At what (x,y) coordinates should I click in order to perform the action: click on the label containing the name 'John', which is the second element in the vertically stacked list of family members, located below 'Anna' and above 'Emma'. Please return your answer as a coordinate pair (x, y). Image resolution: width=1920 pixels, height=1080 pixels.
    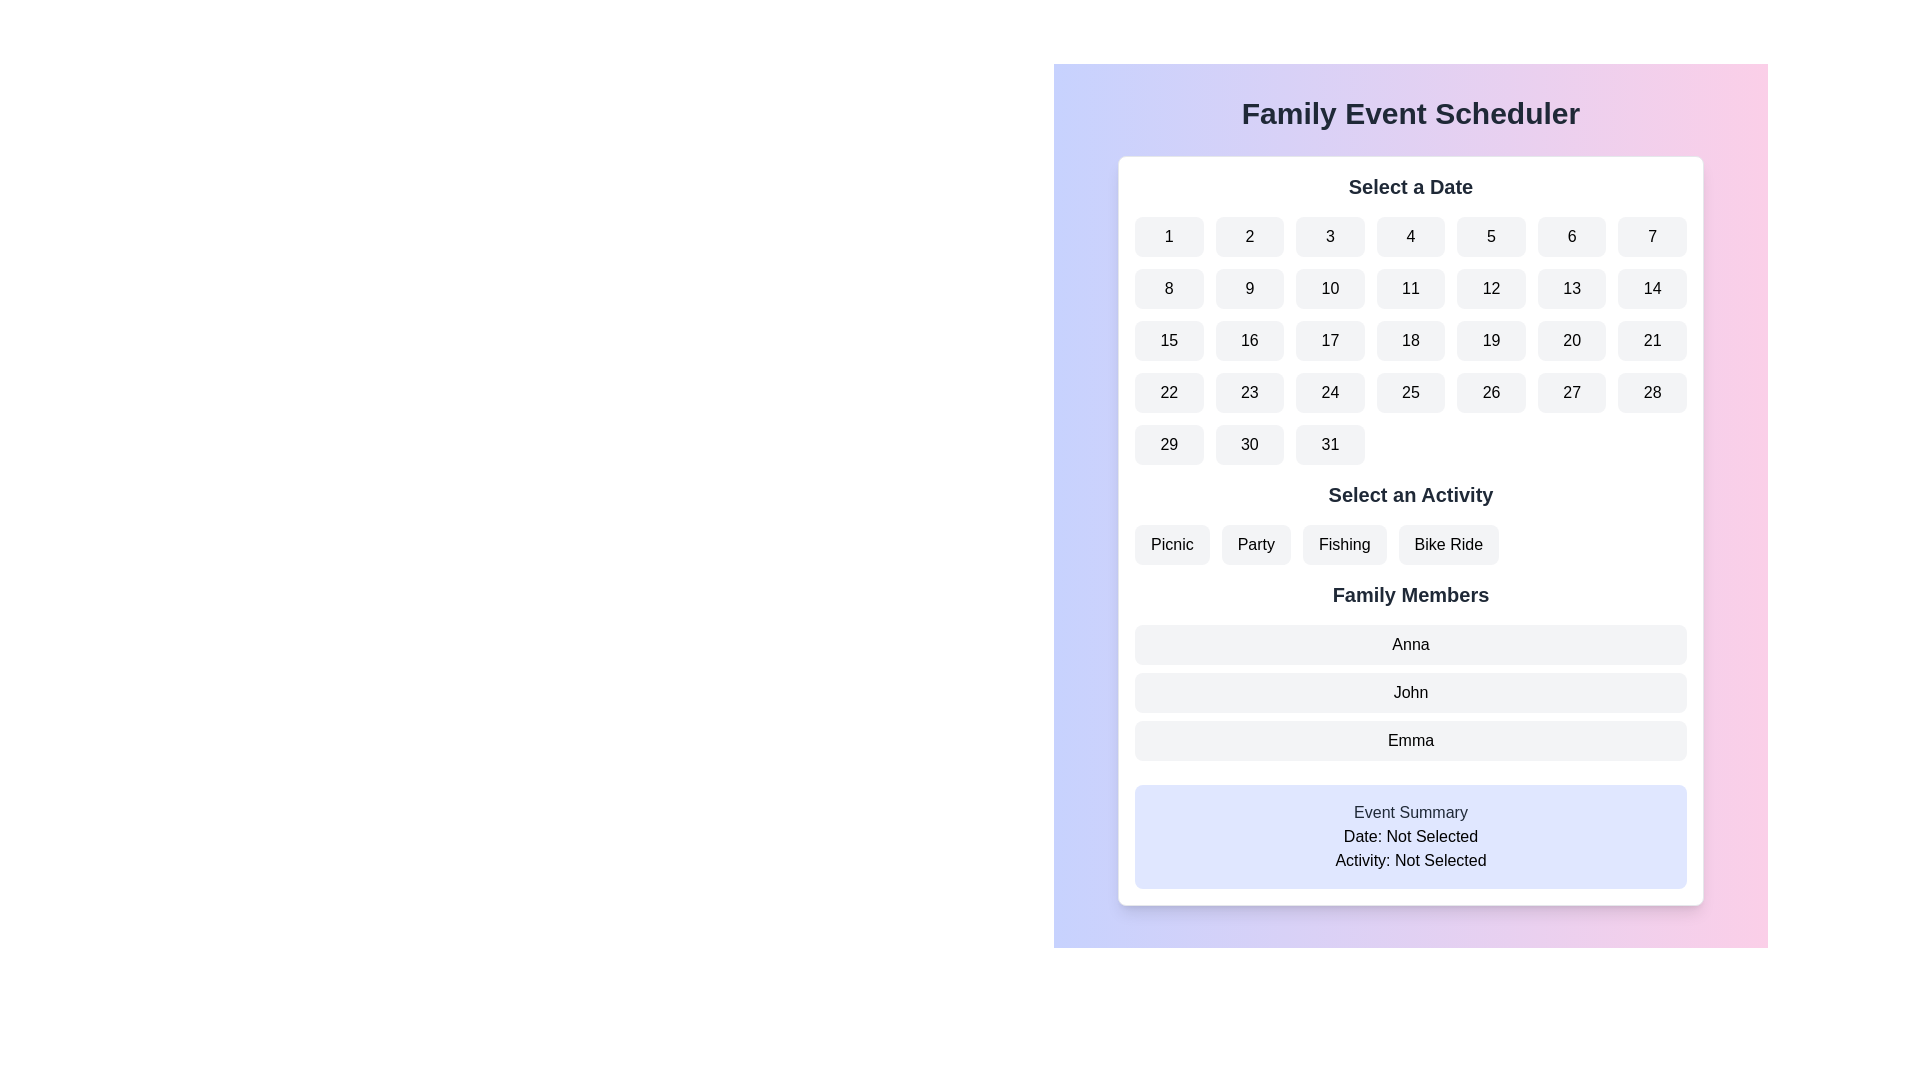
    Looking at the image, I should click on (1410, 692).